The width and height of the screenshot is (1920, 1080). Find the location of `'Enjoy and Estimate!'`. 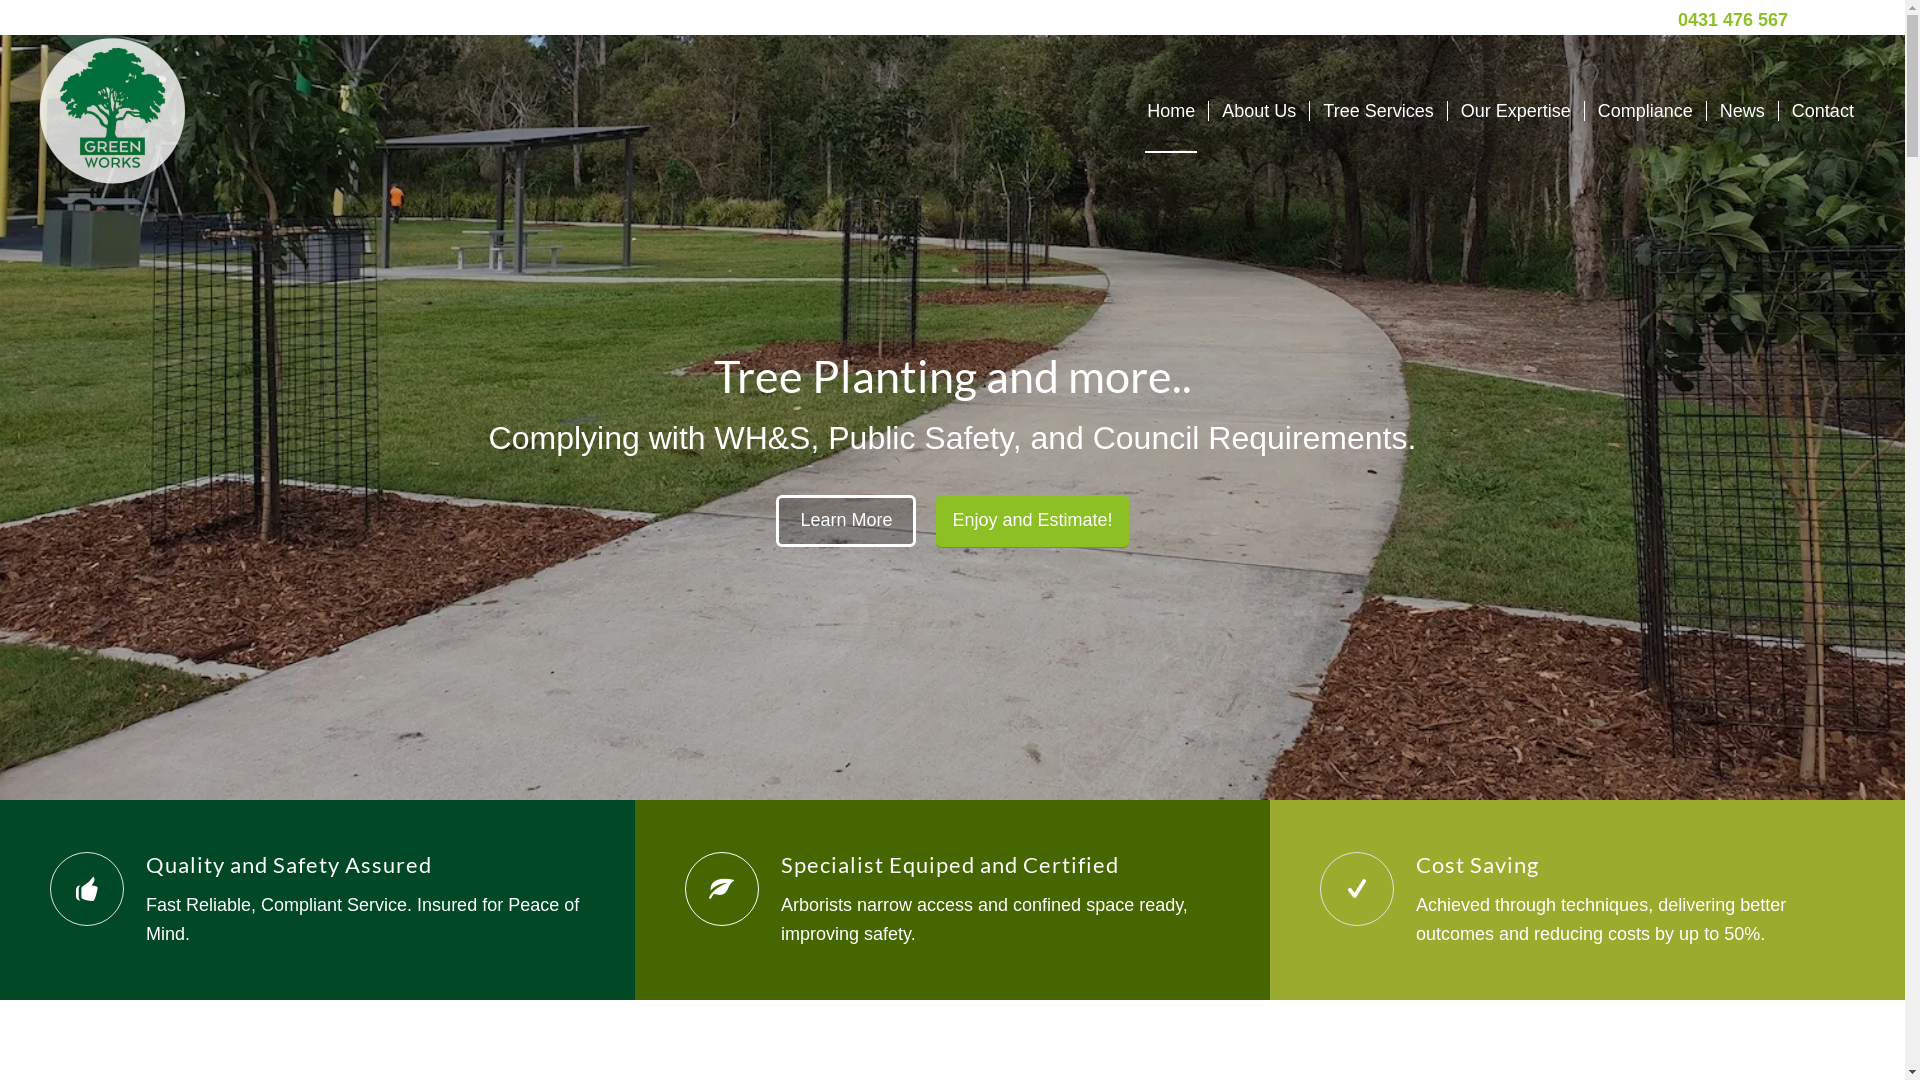

'Enjoy and Estimate!' is located at coordinates (1032, 520).